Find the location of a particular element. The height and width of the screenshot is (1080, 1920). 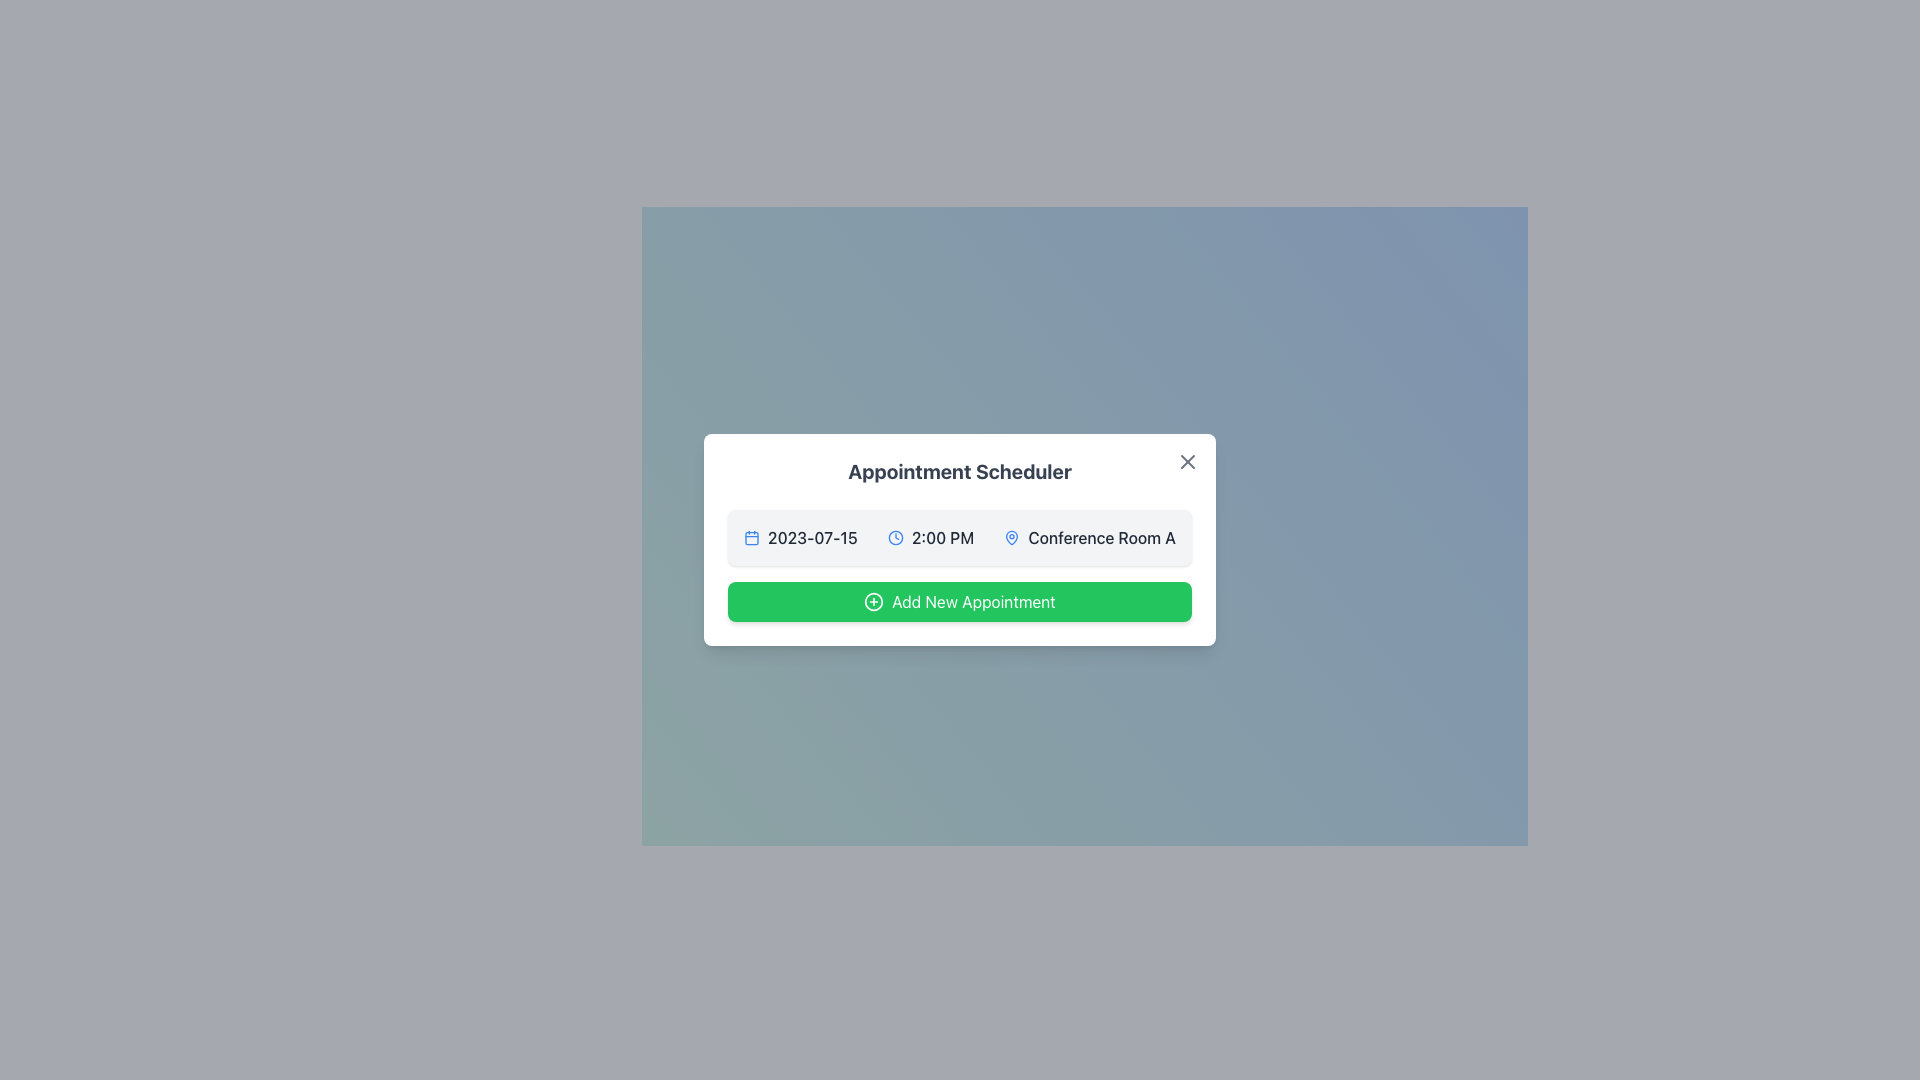

the 'Conference Room A' text label with a blue map pin icon located at the bottom center of the 'Appointment Scheduler' modal is located at coordinates (1089, 536).